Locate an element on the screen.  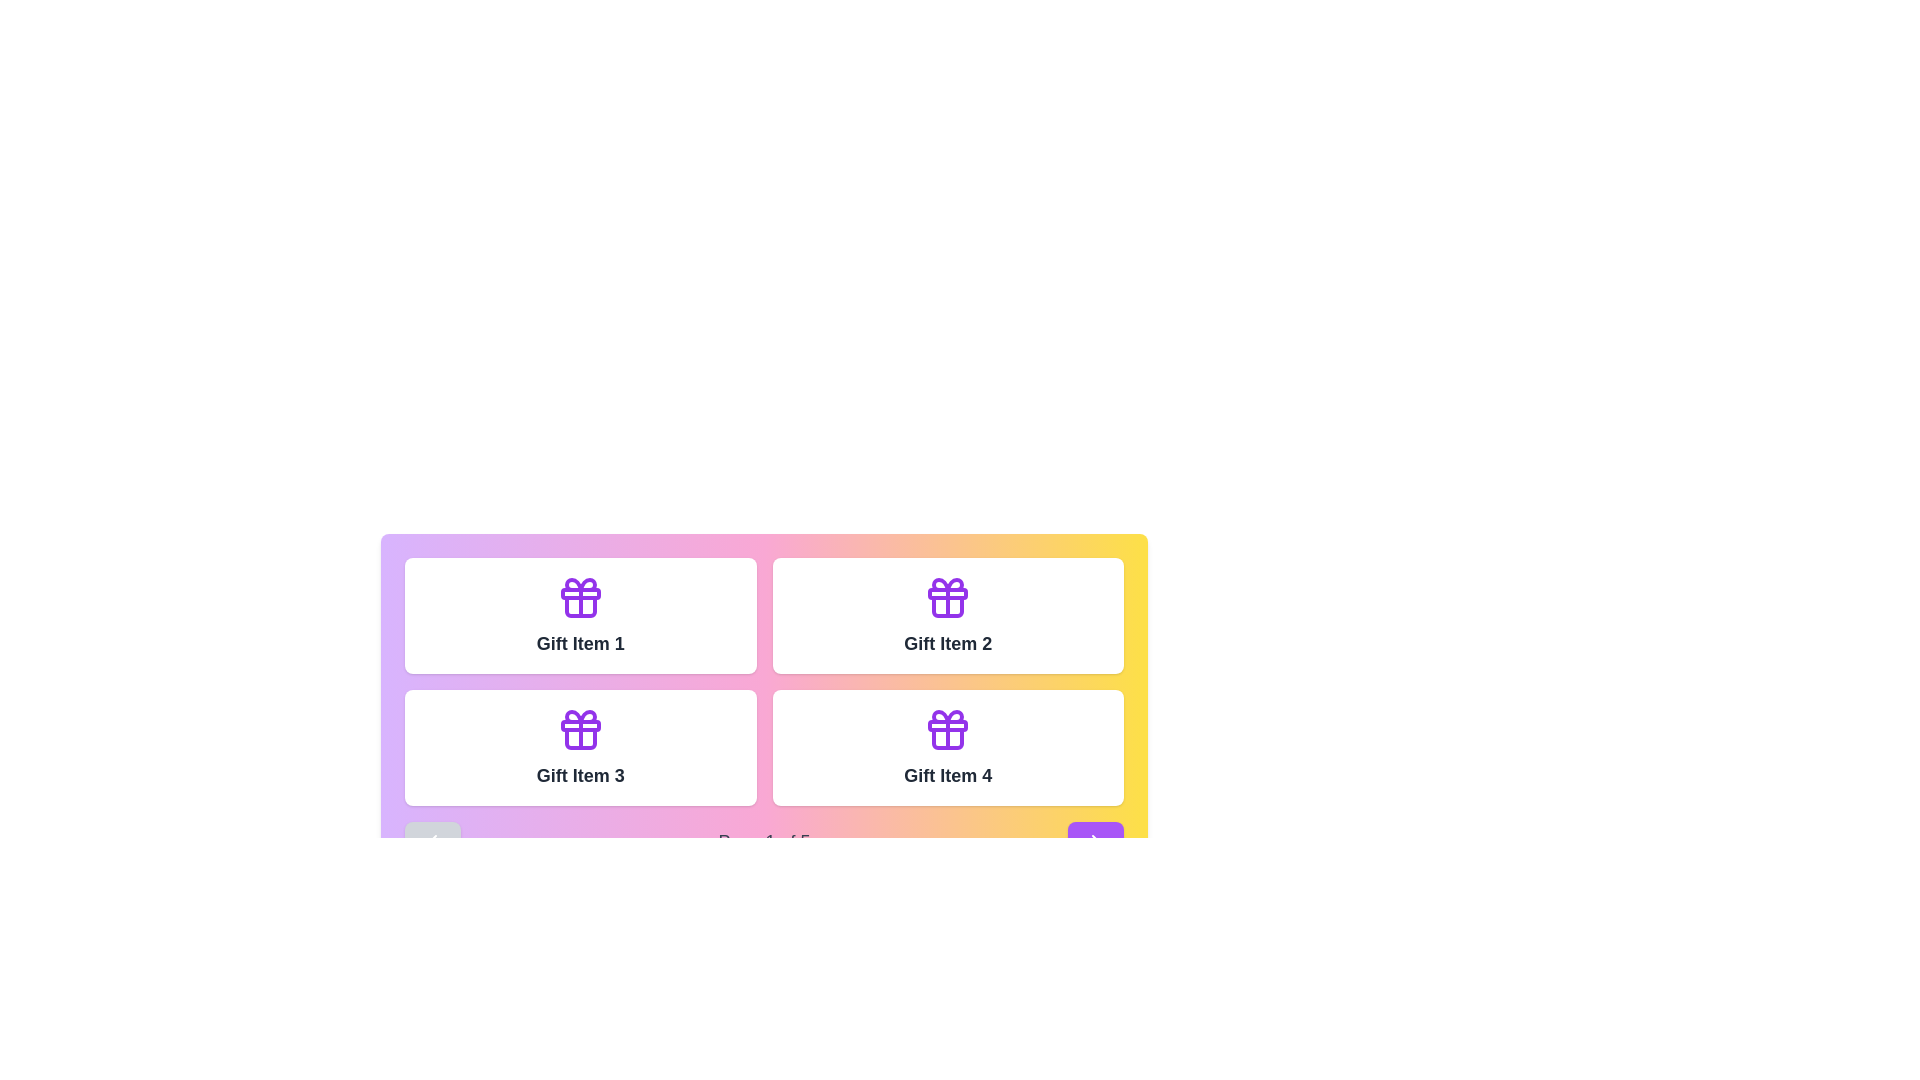
text label located at the bottom-left of the grid layout, specifically under the second row and the first column of items, which is below the gift icon is located at coordinates (579, 774).